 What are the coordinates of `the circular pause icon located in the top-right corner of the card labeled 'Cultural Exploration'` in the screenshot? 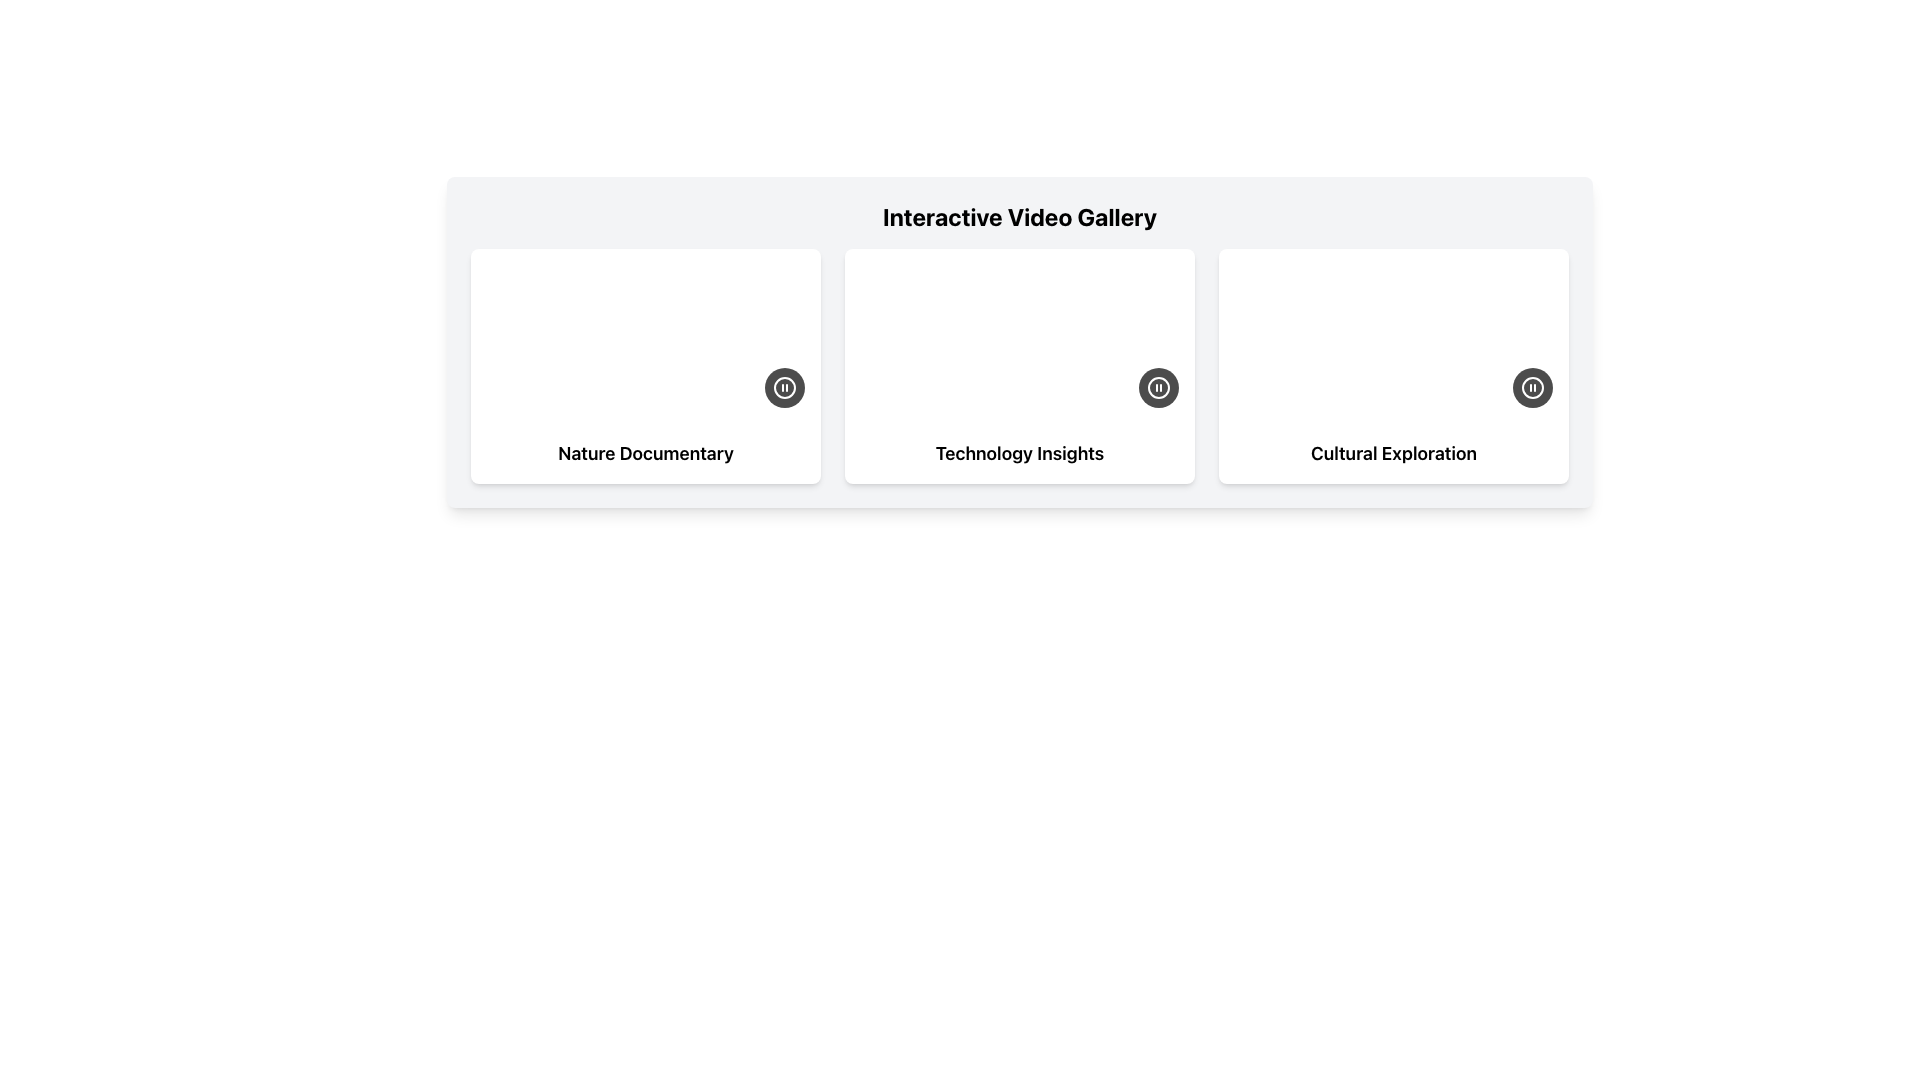 It's located at (1531, 388).